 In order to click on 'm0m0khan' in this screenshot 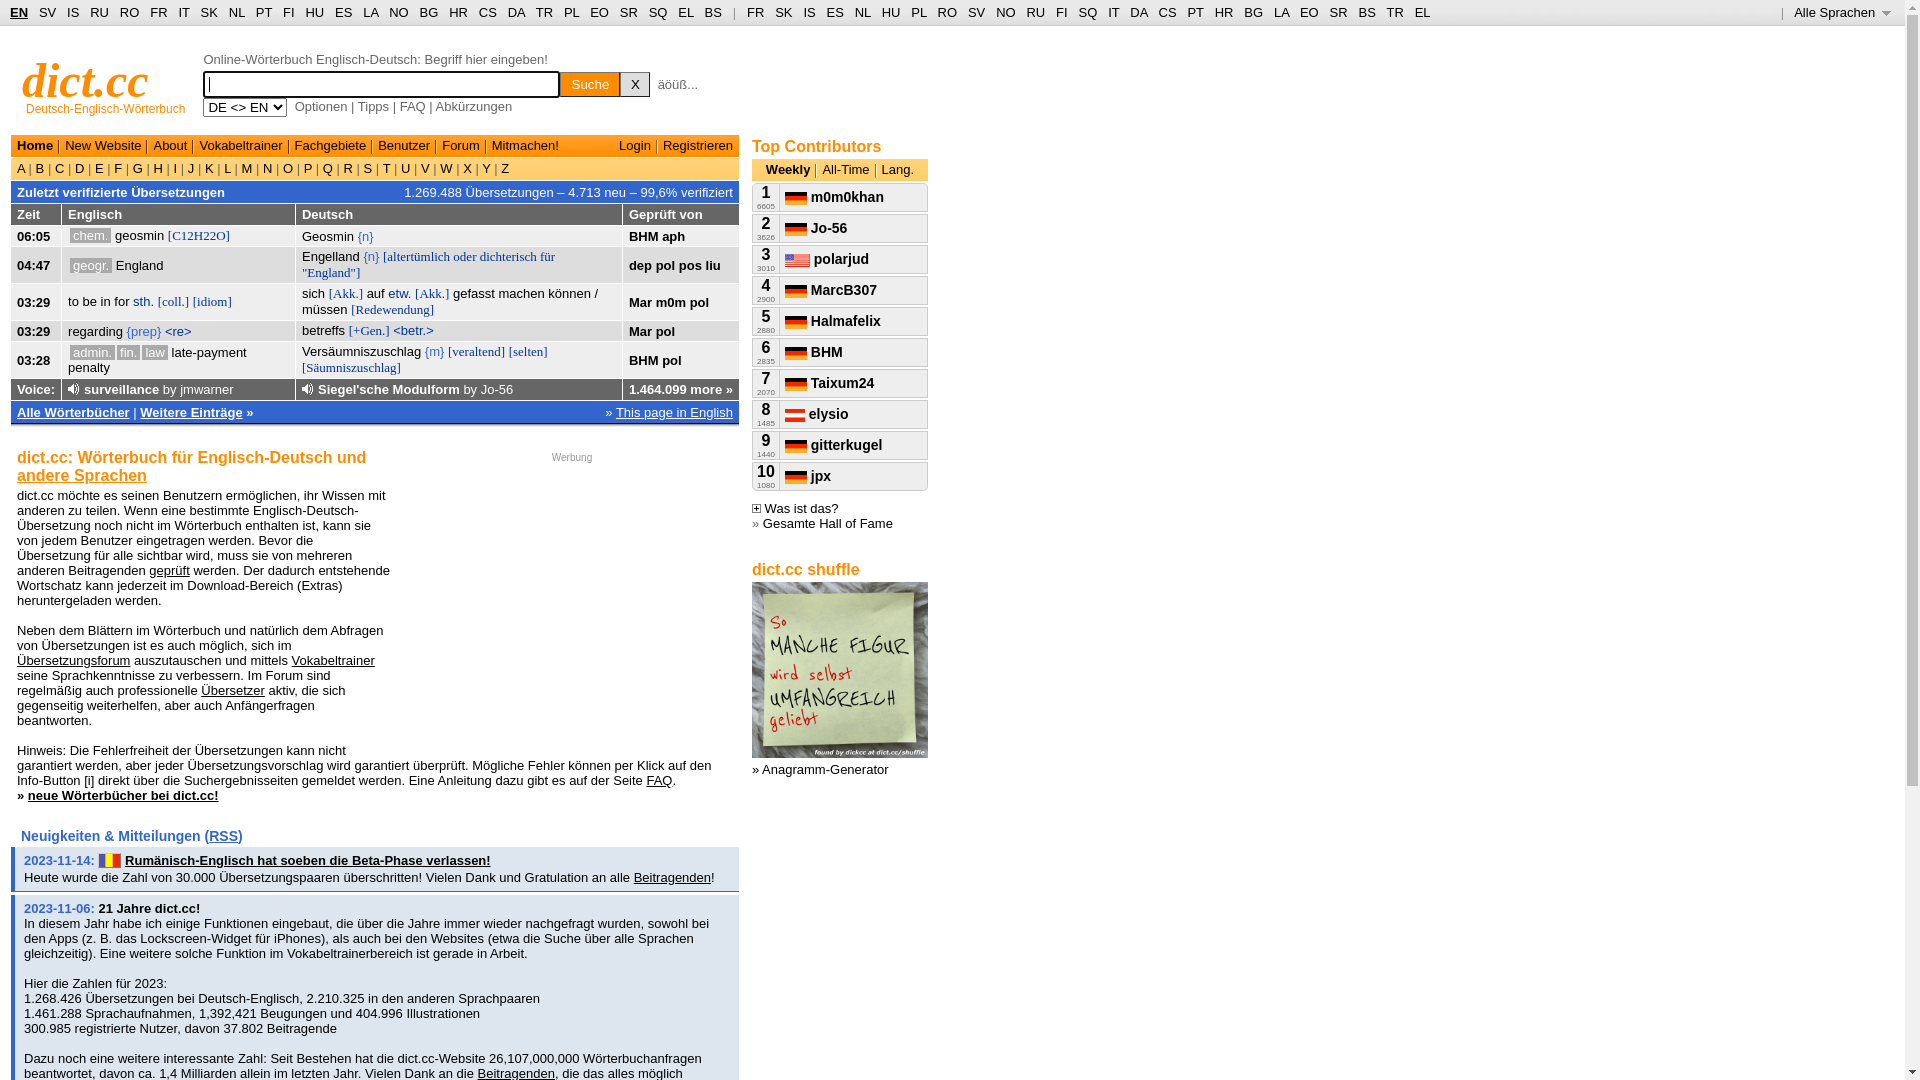, I will do `click(784, 196)`.